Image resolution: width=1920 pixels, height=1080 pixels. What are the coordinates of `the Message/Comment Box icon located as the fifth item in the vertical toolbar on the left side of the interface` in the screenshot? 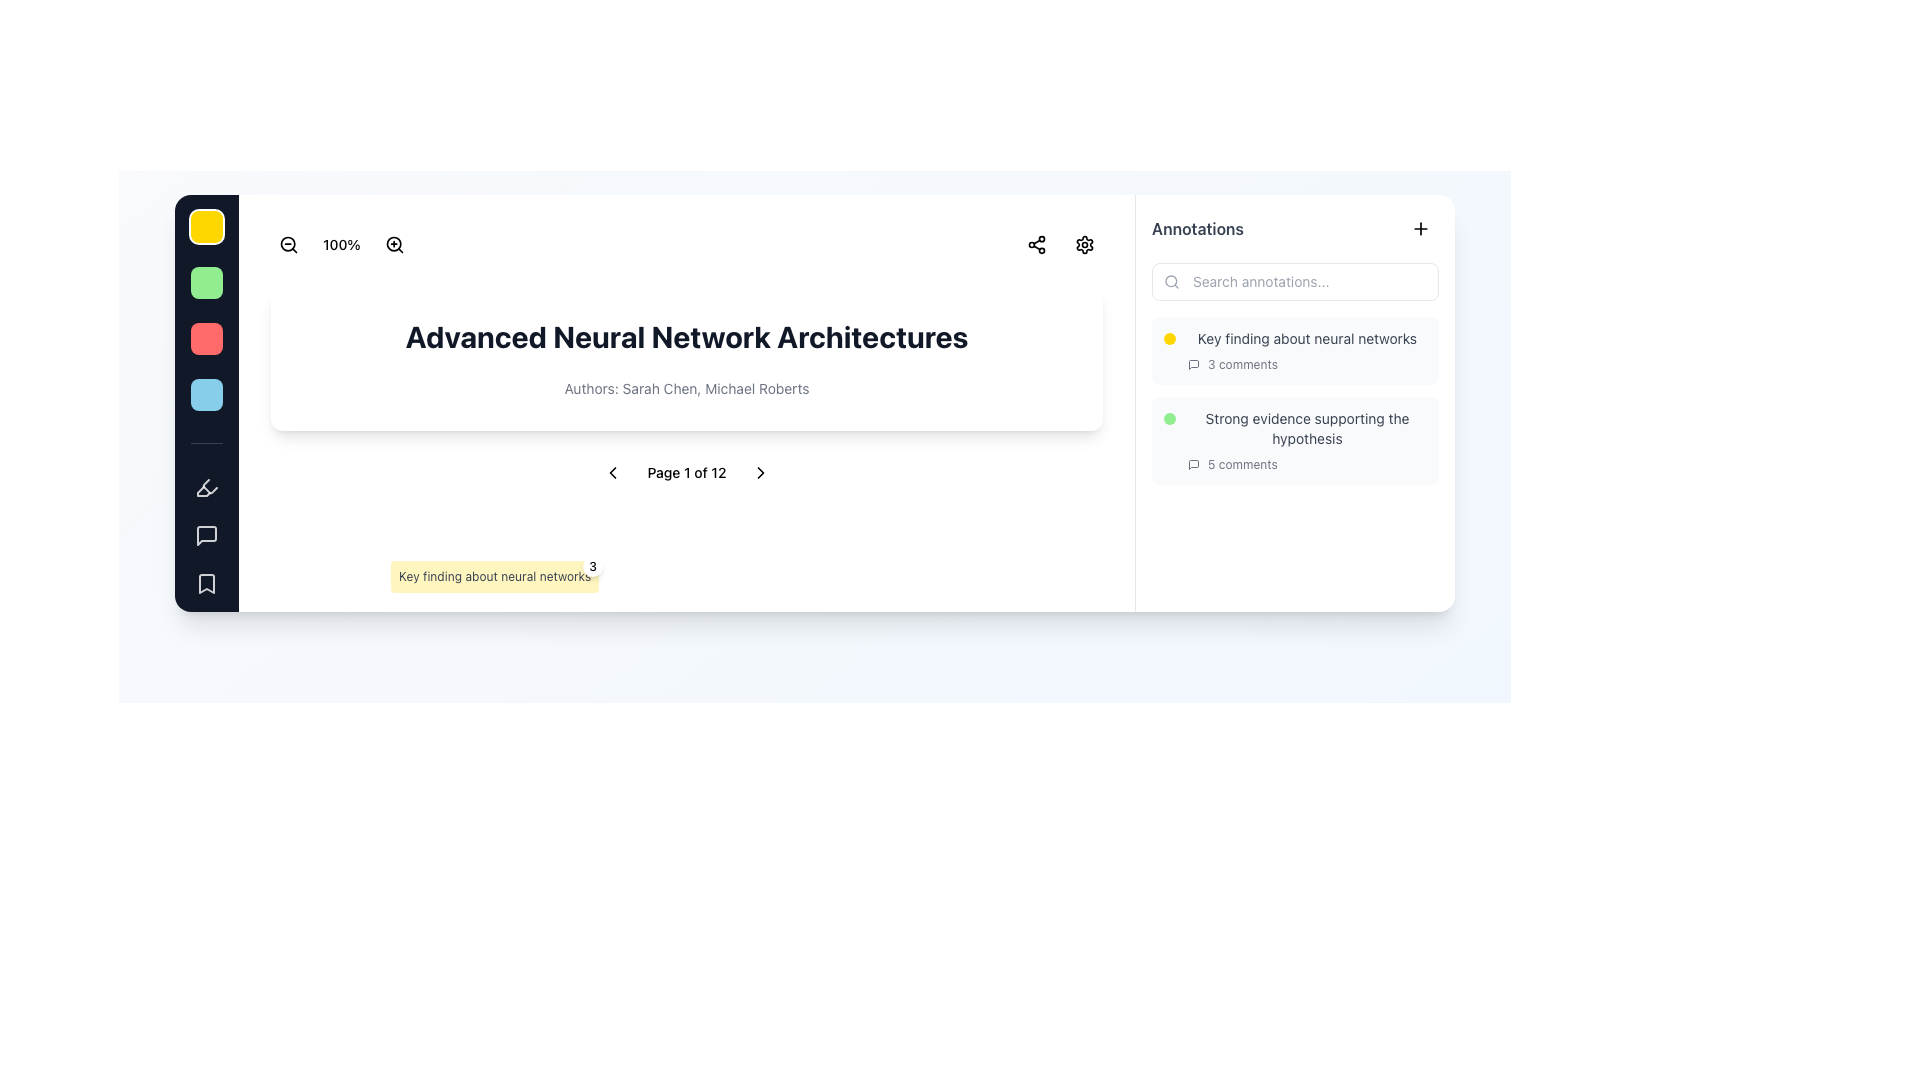 It's located at (206, 535).